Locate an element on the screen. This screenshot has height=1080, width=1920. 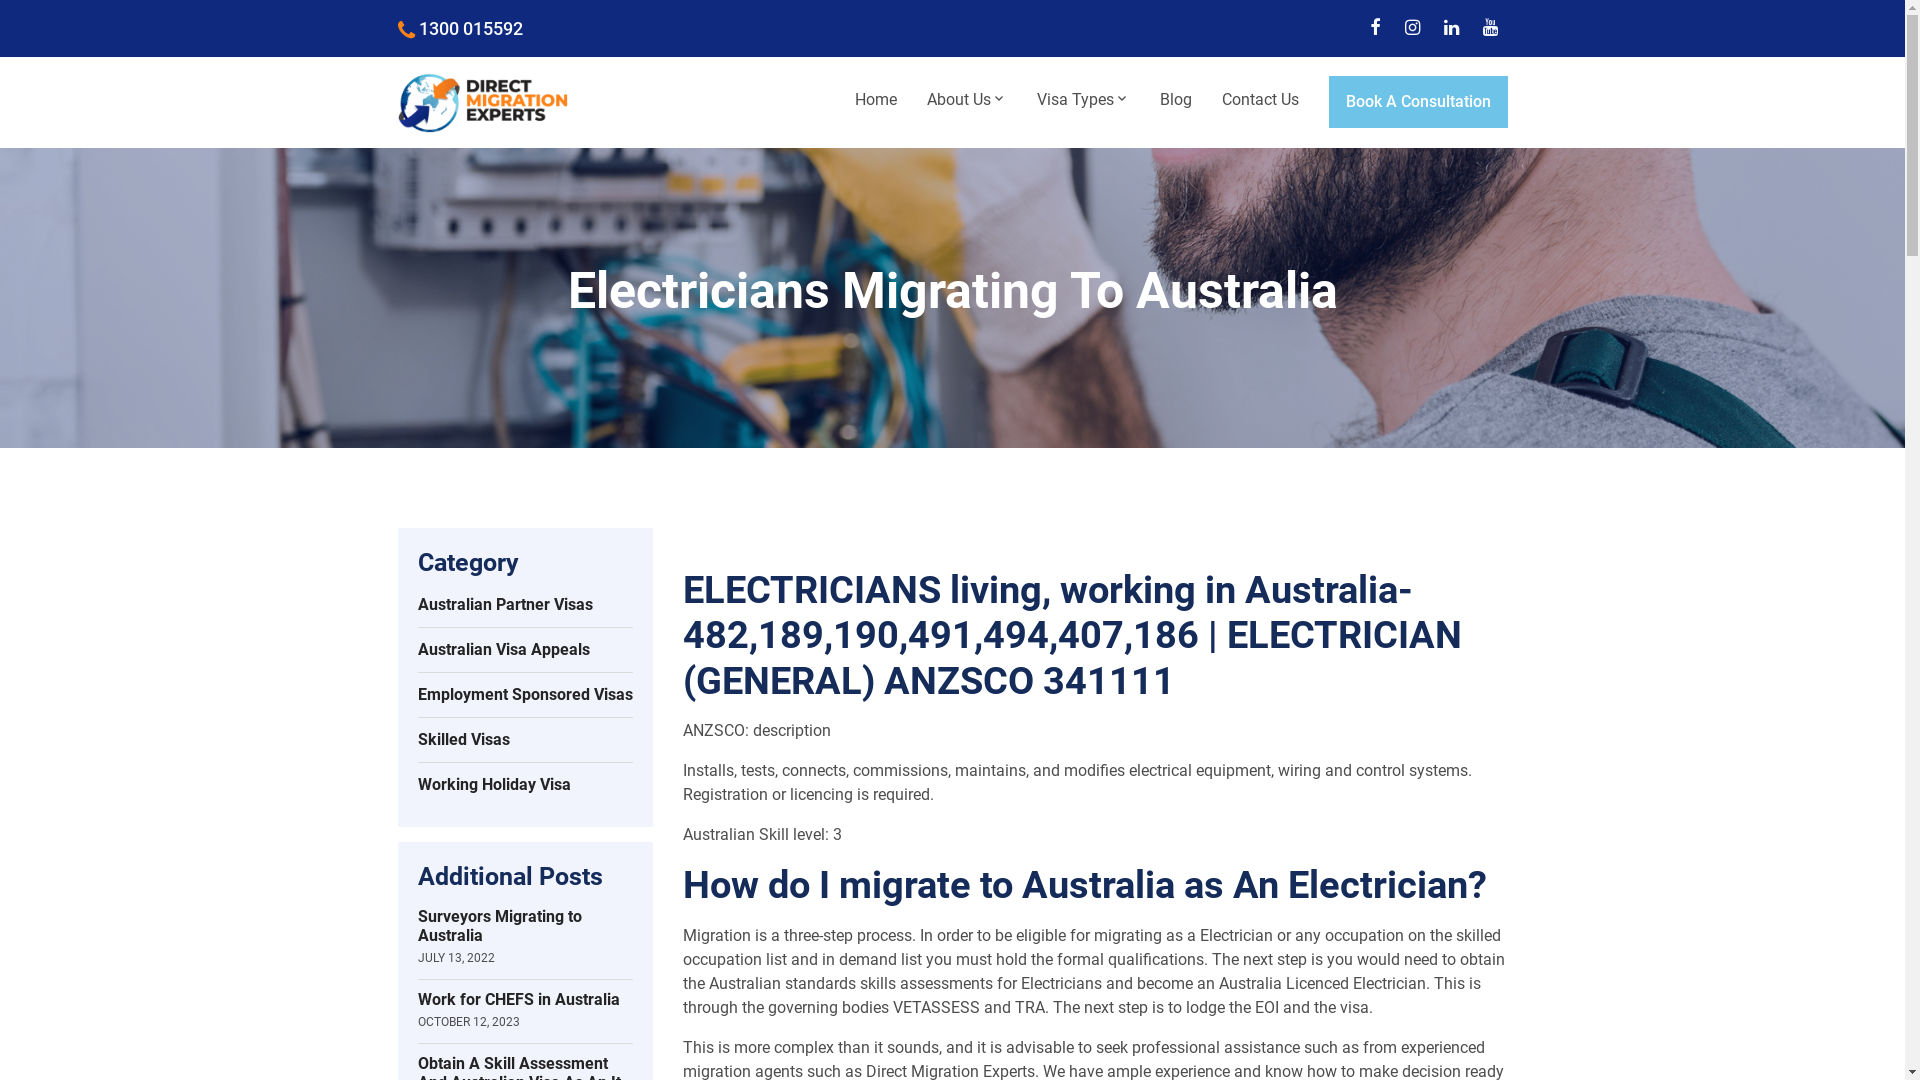
'Home' is located at coordinates (875, 100).